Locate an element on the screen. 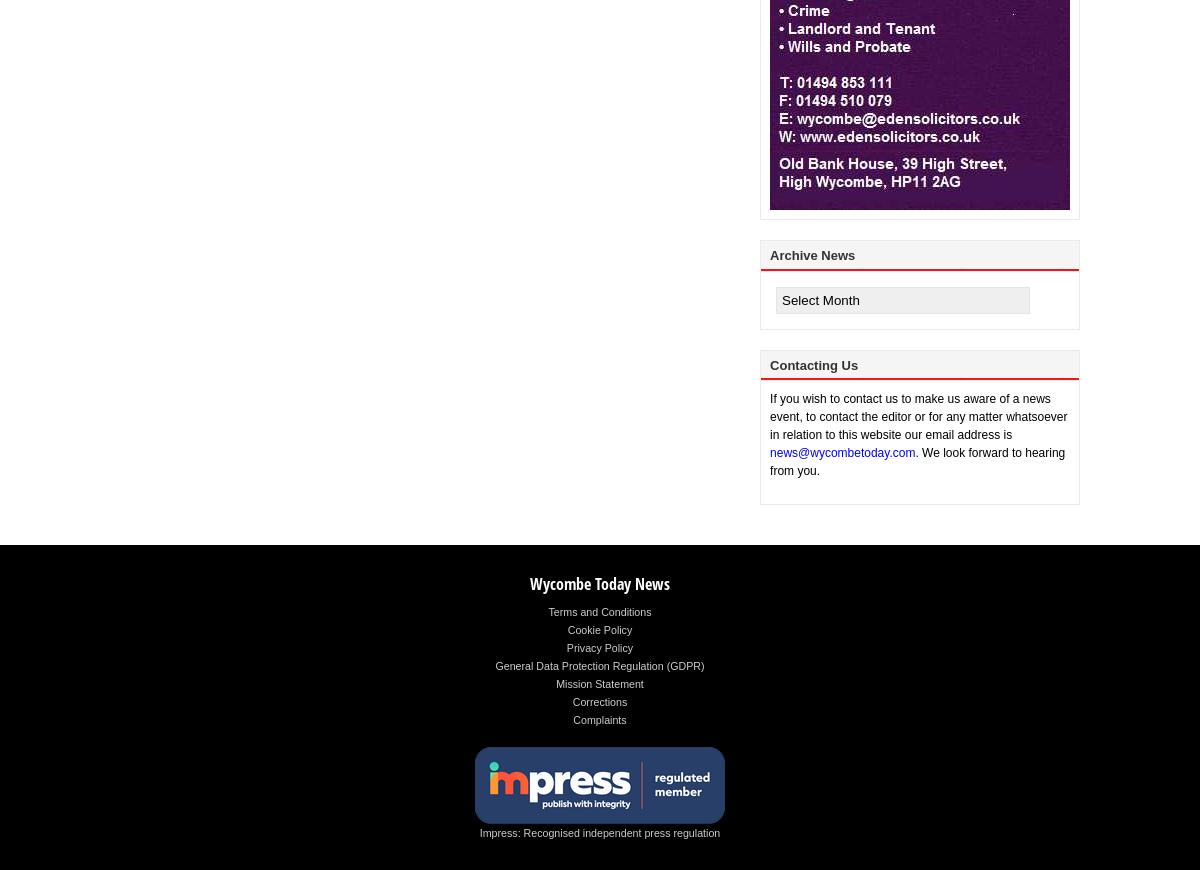 The height and width of the screenshot is (870, 1200). 'General Data Protection Regulation (GDPR)' is located at coordinates (598, 665).